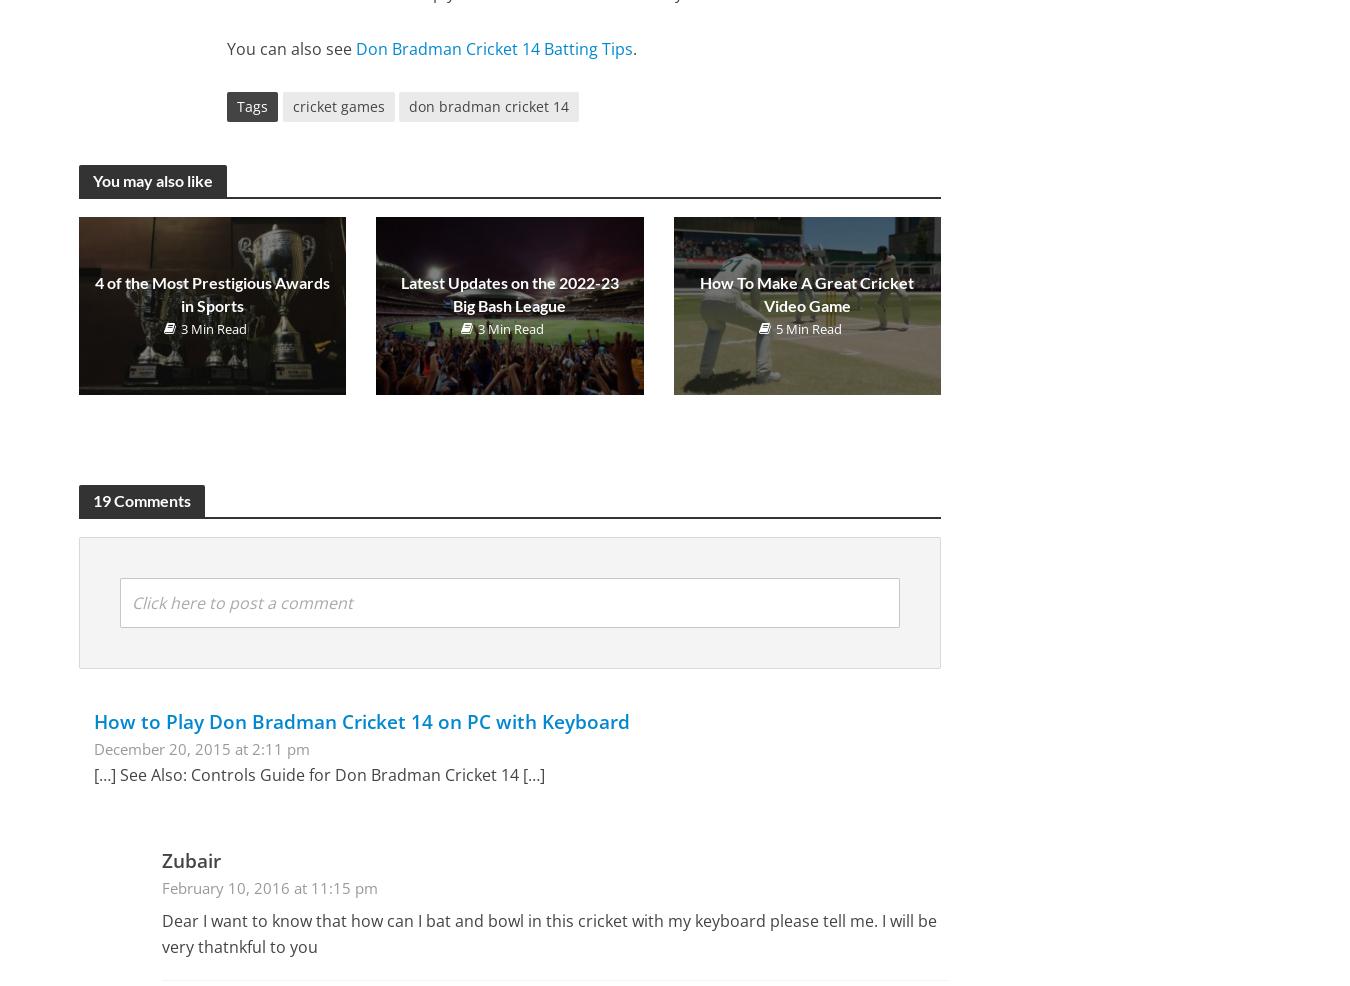 This screenshot has width=1350, height=986. Describe the element at coordinates (211, 293) in the screenshot. I see `'4 of the Most Prestigious Awards in Sports'` at that location.